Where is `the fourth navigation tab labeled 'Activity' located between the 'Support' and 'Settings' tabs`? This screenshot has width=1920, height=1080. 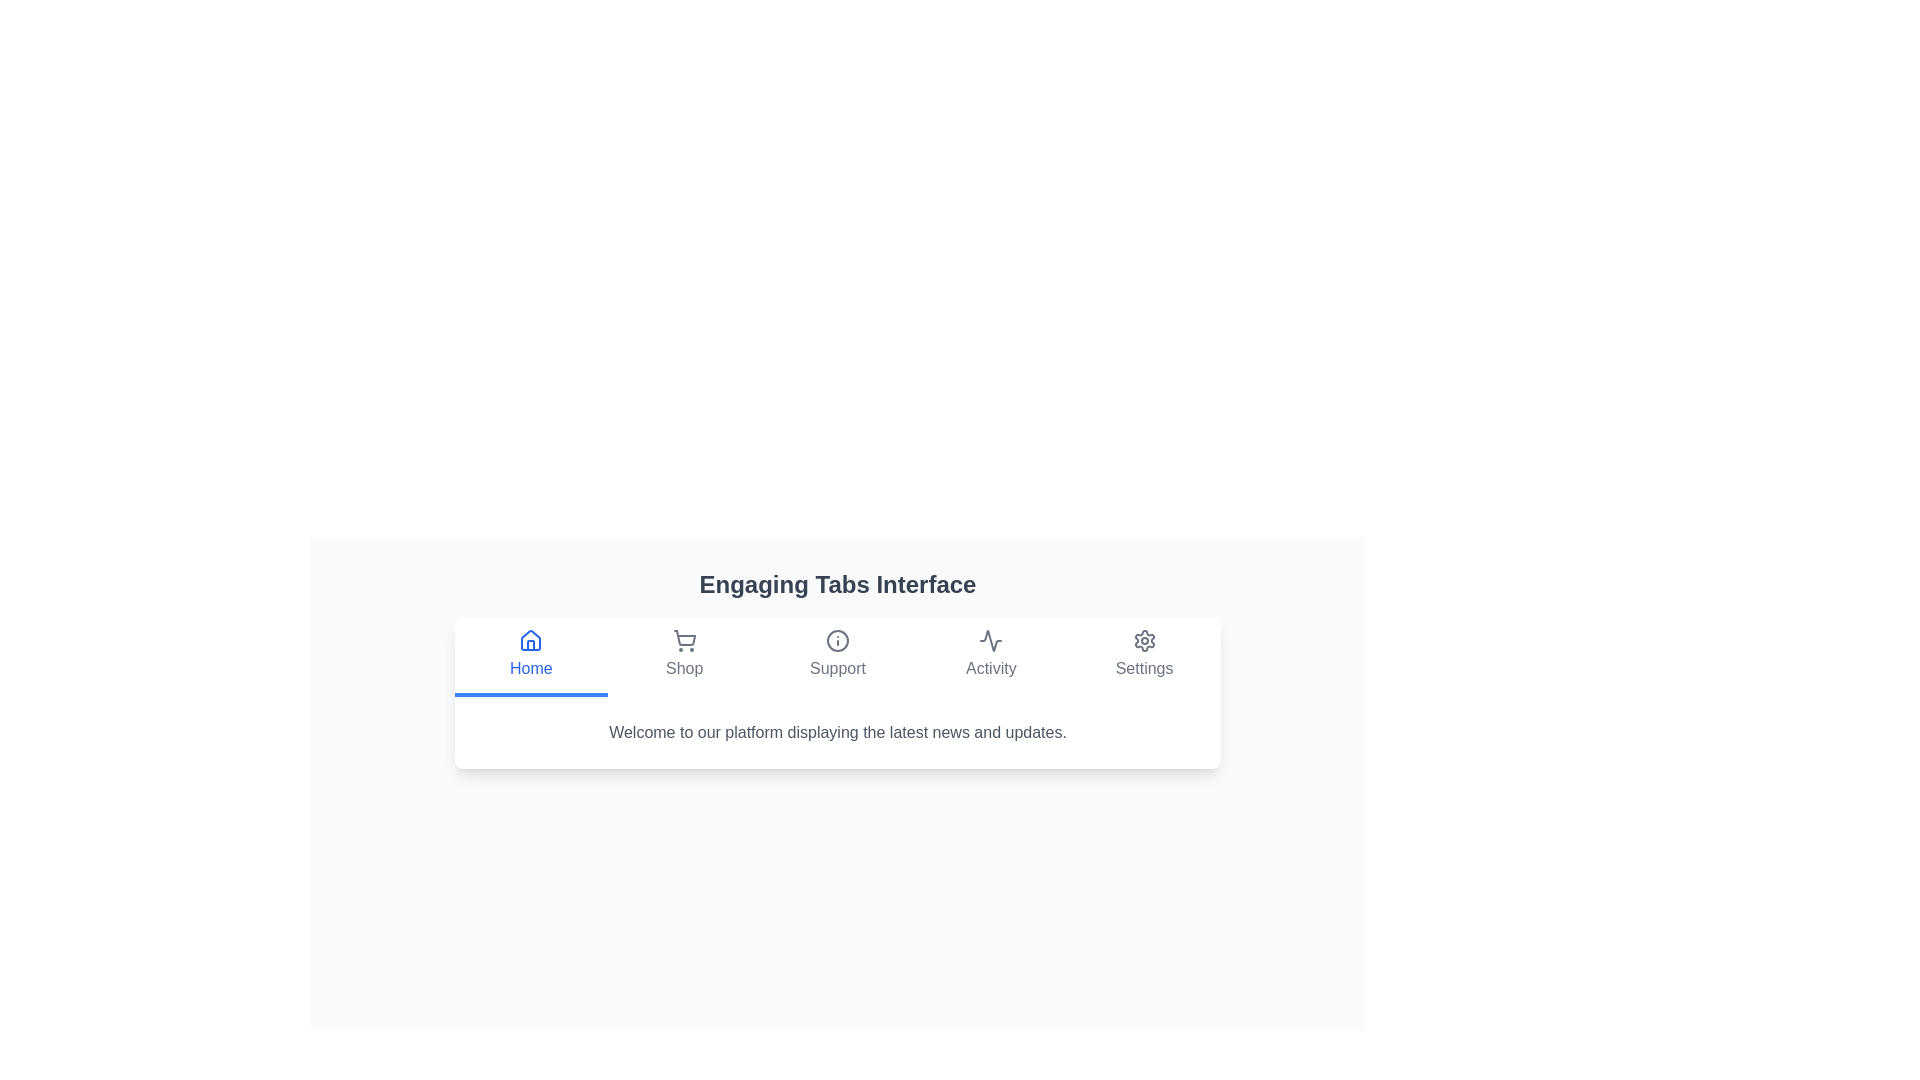 the fourth navigation tab labeled 'Activity' located between the 'Support' and 'Settings' tabs is located at coordinates (991, 656).